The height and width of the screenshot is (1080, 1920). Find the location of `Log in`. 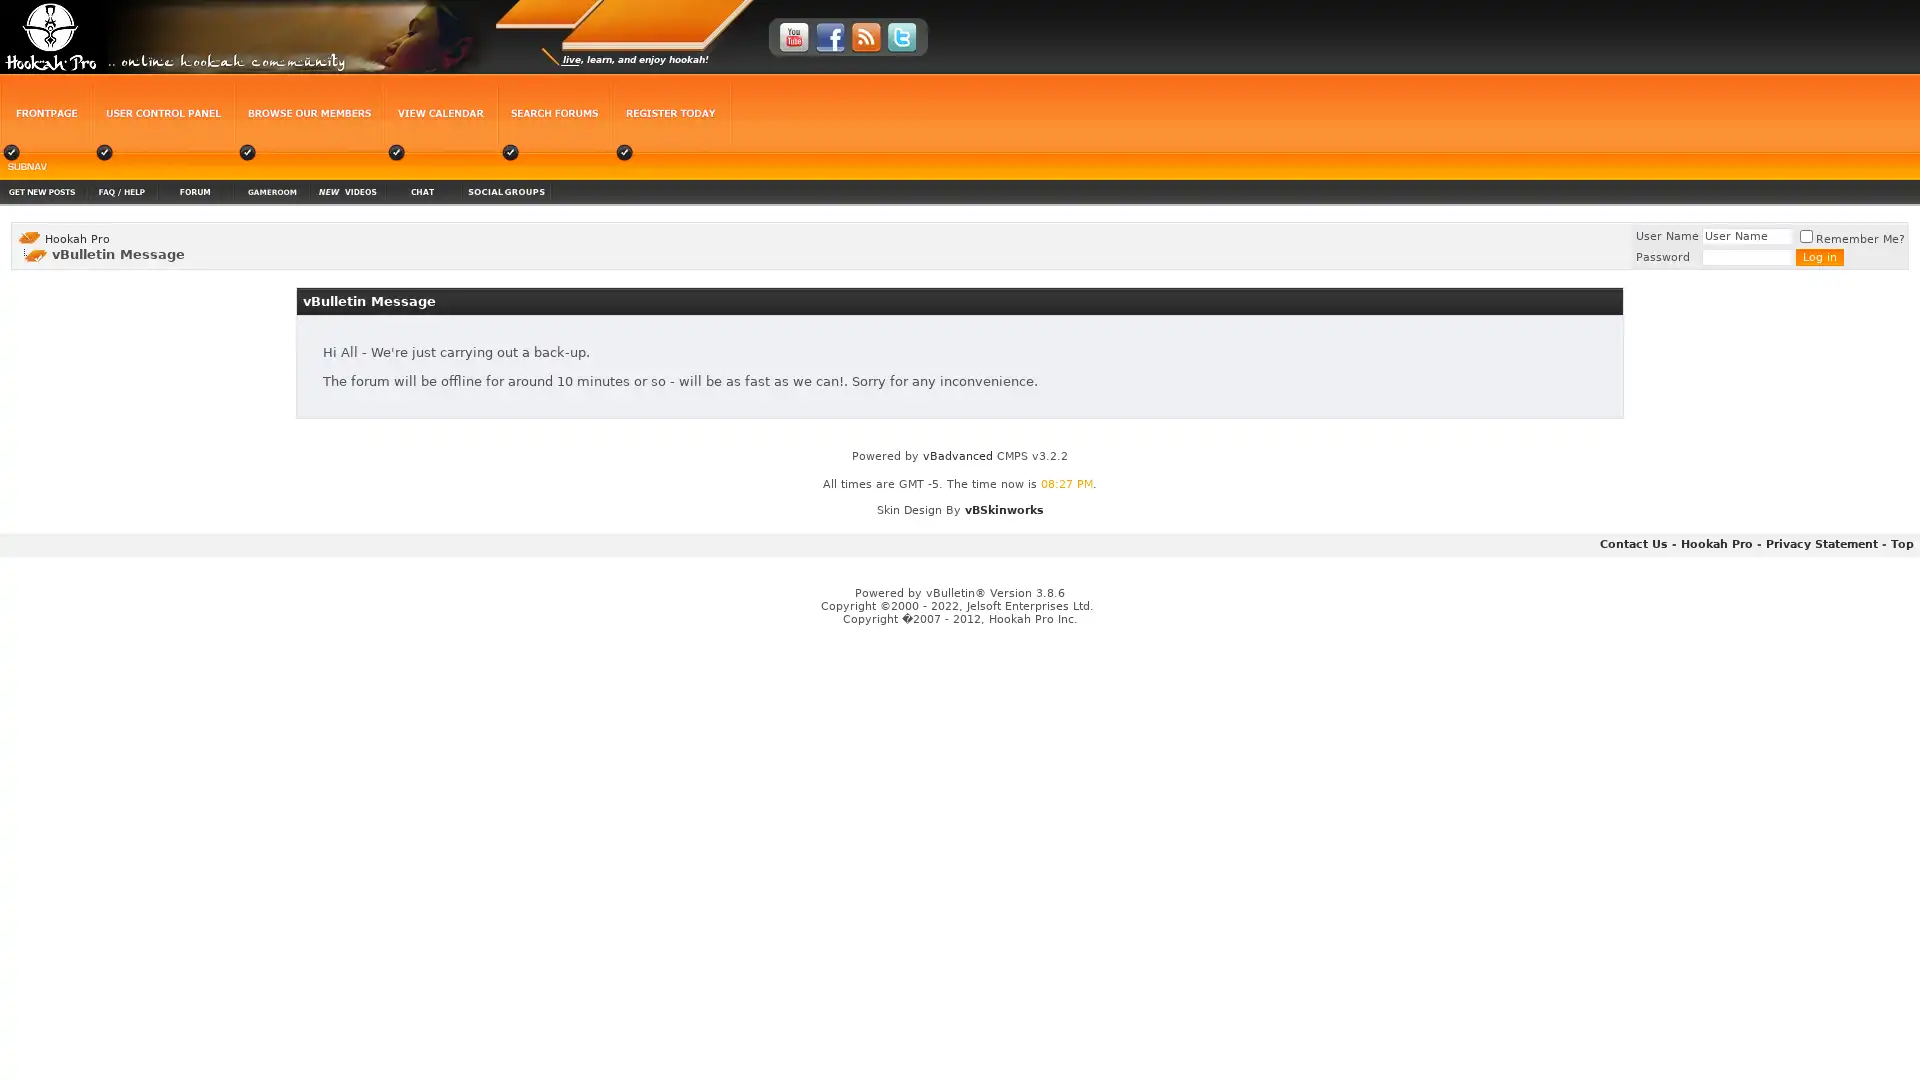

Log in is located at coordinates (1819, 255).